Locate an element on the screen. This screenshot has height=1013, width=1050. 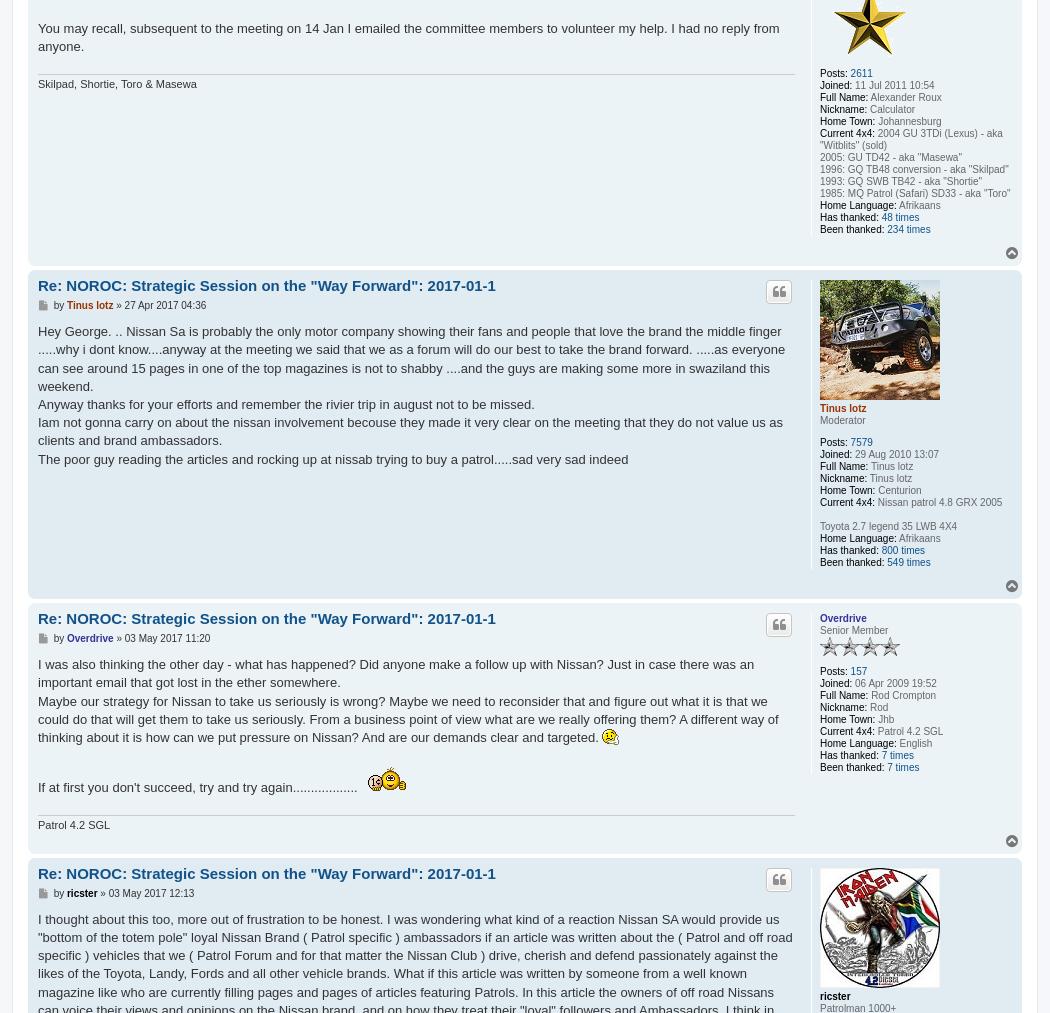
'Hey George. .. Nissan Sa is probably the only motor company showing their fans and people that love the brand the middle finger .....why i dont know....anyway at the meeting we said that we as a forum will do our best to take the brand forward. .....as everyone can see around 15 pages in one of the top magazines is not to shabby ....and the guys are making some more in swaziland this weekend.' is located at coordinates (411, 358).